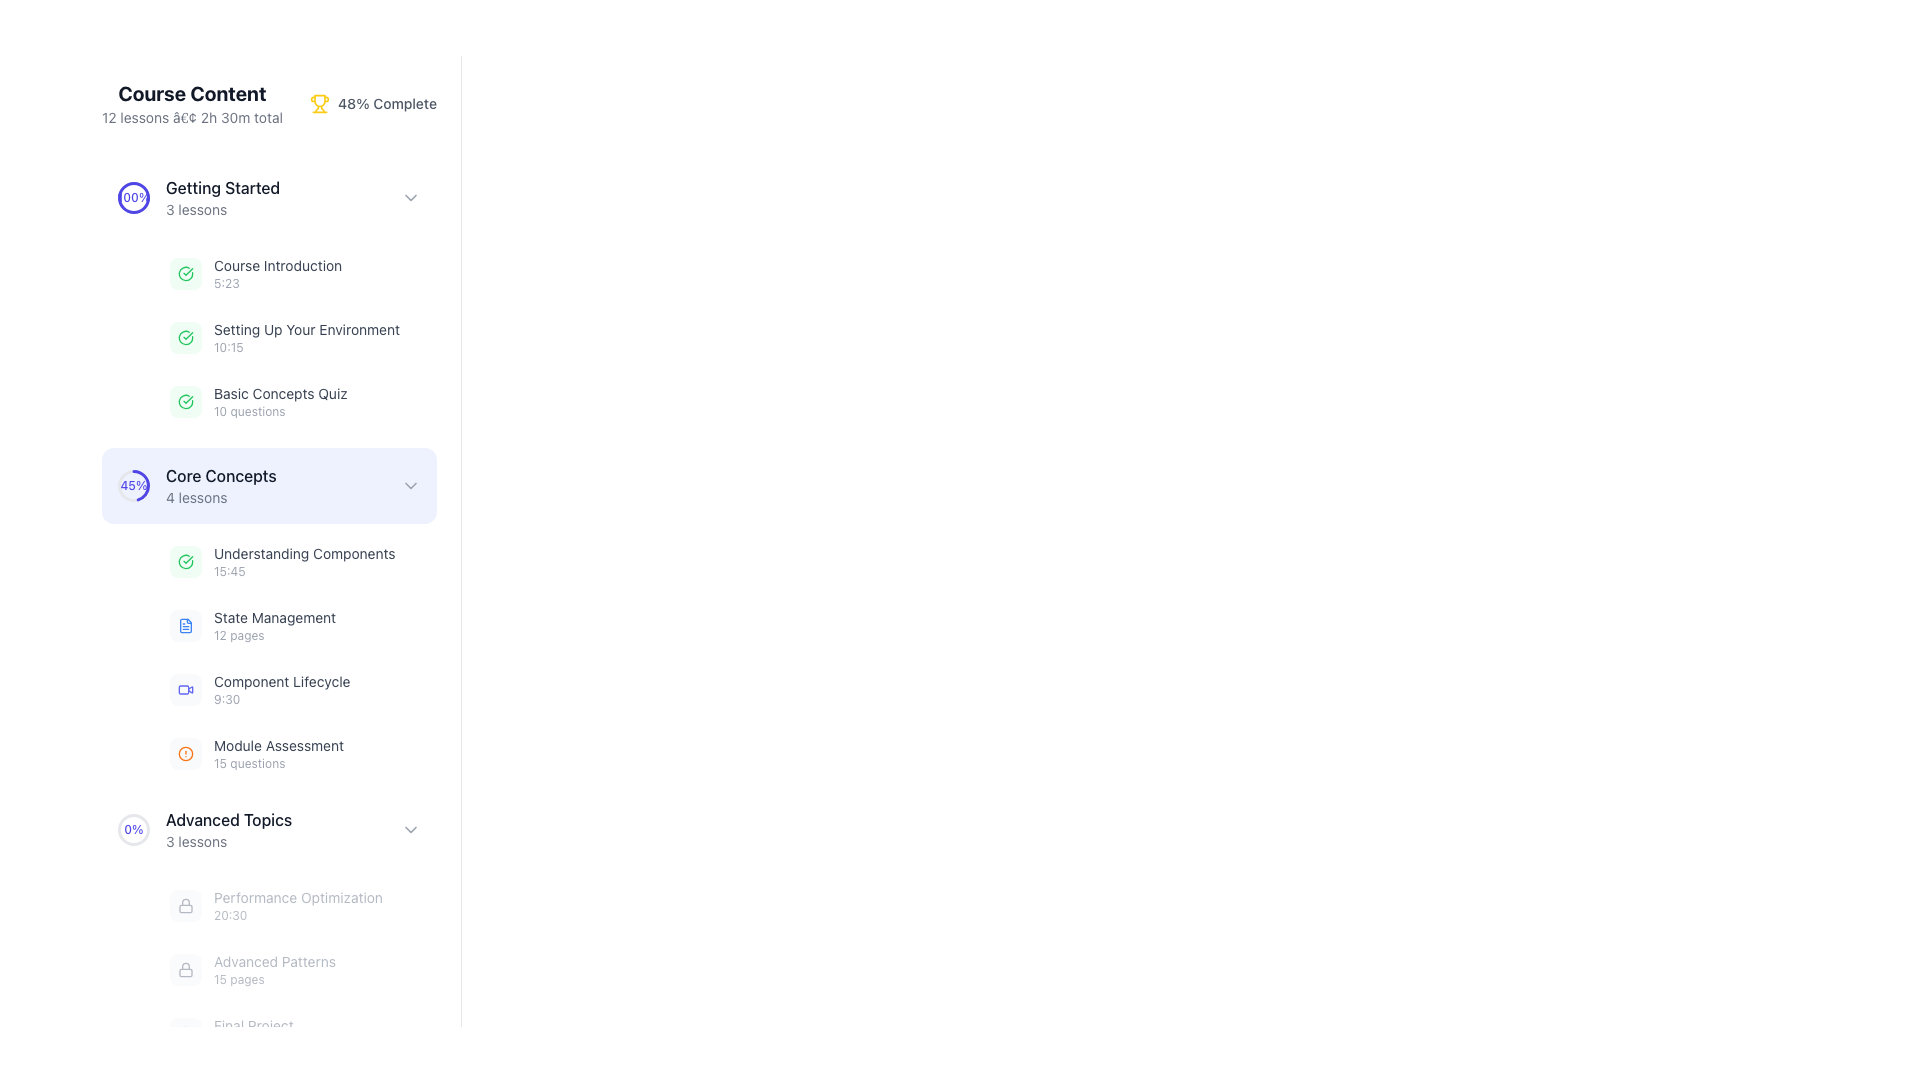 This screenshot has width=1920, height=1080. I want to click on the 'Advanced Topics' text label, which is styled in dark gray and serves as a section title in the vertical list format, so click(229, 820).